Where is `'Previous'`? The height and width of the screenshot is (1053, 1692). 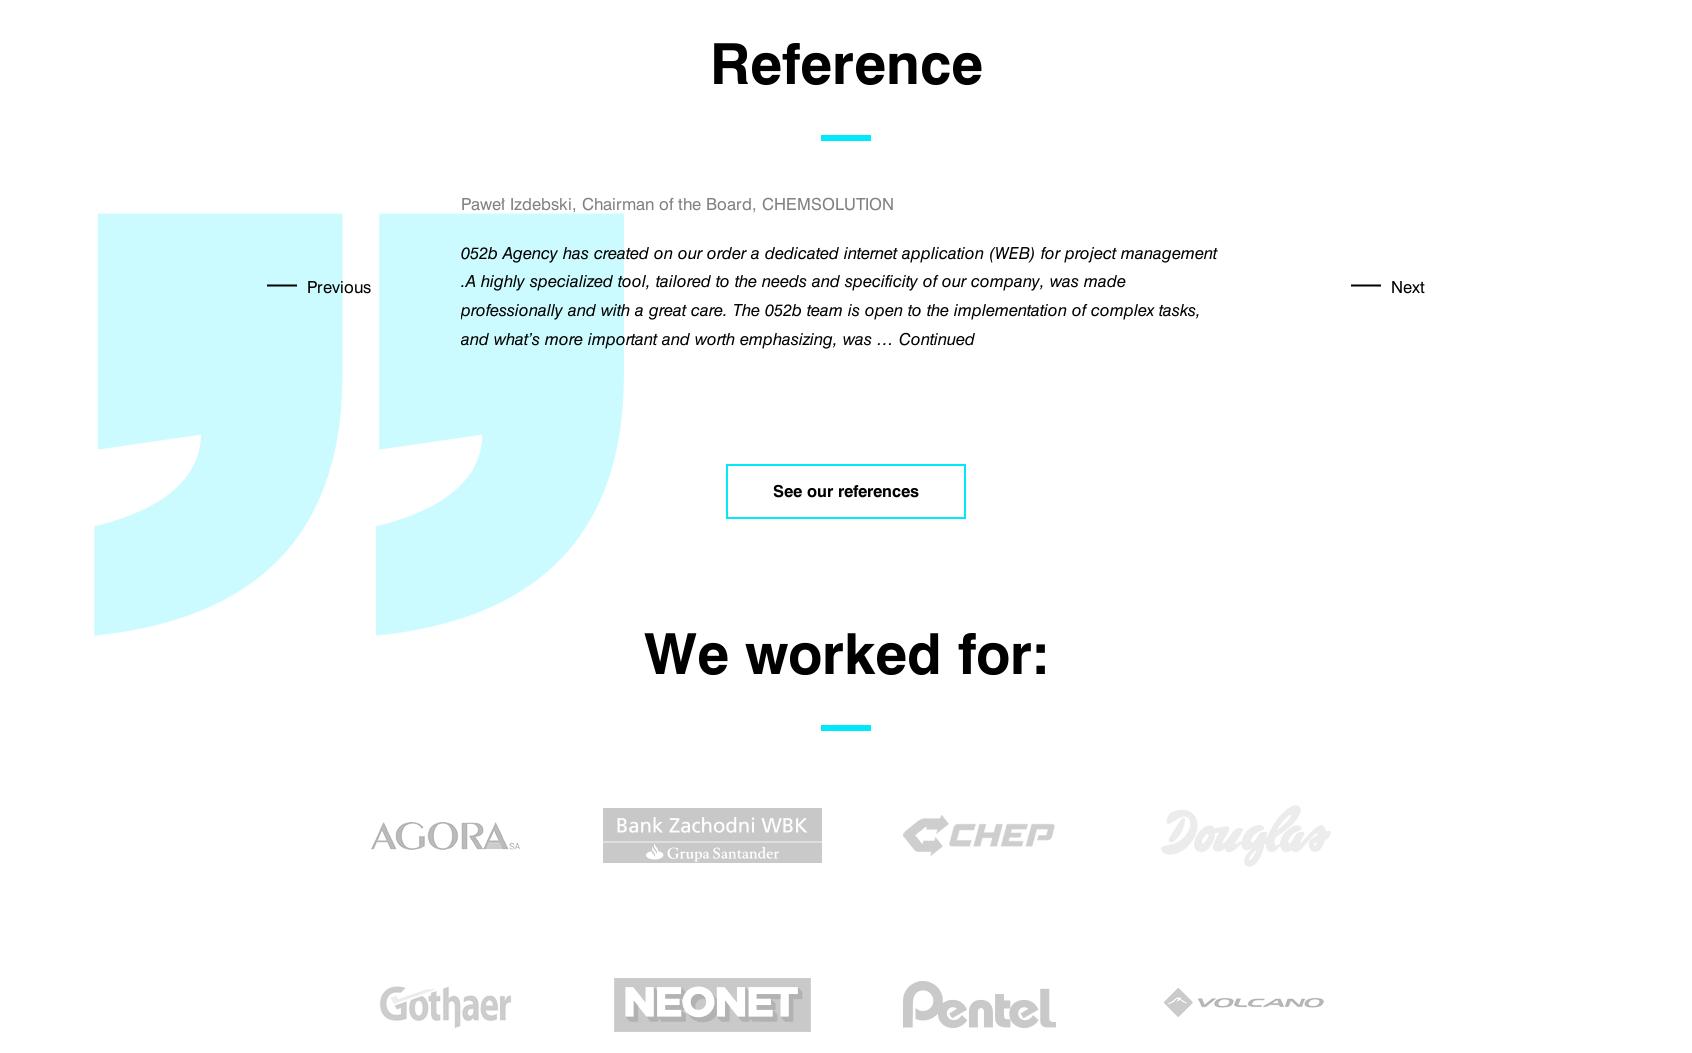 'Previous' is located at coordinates (338, 285).